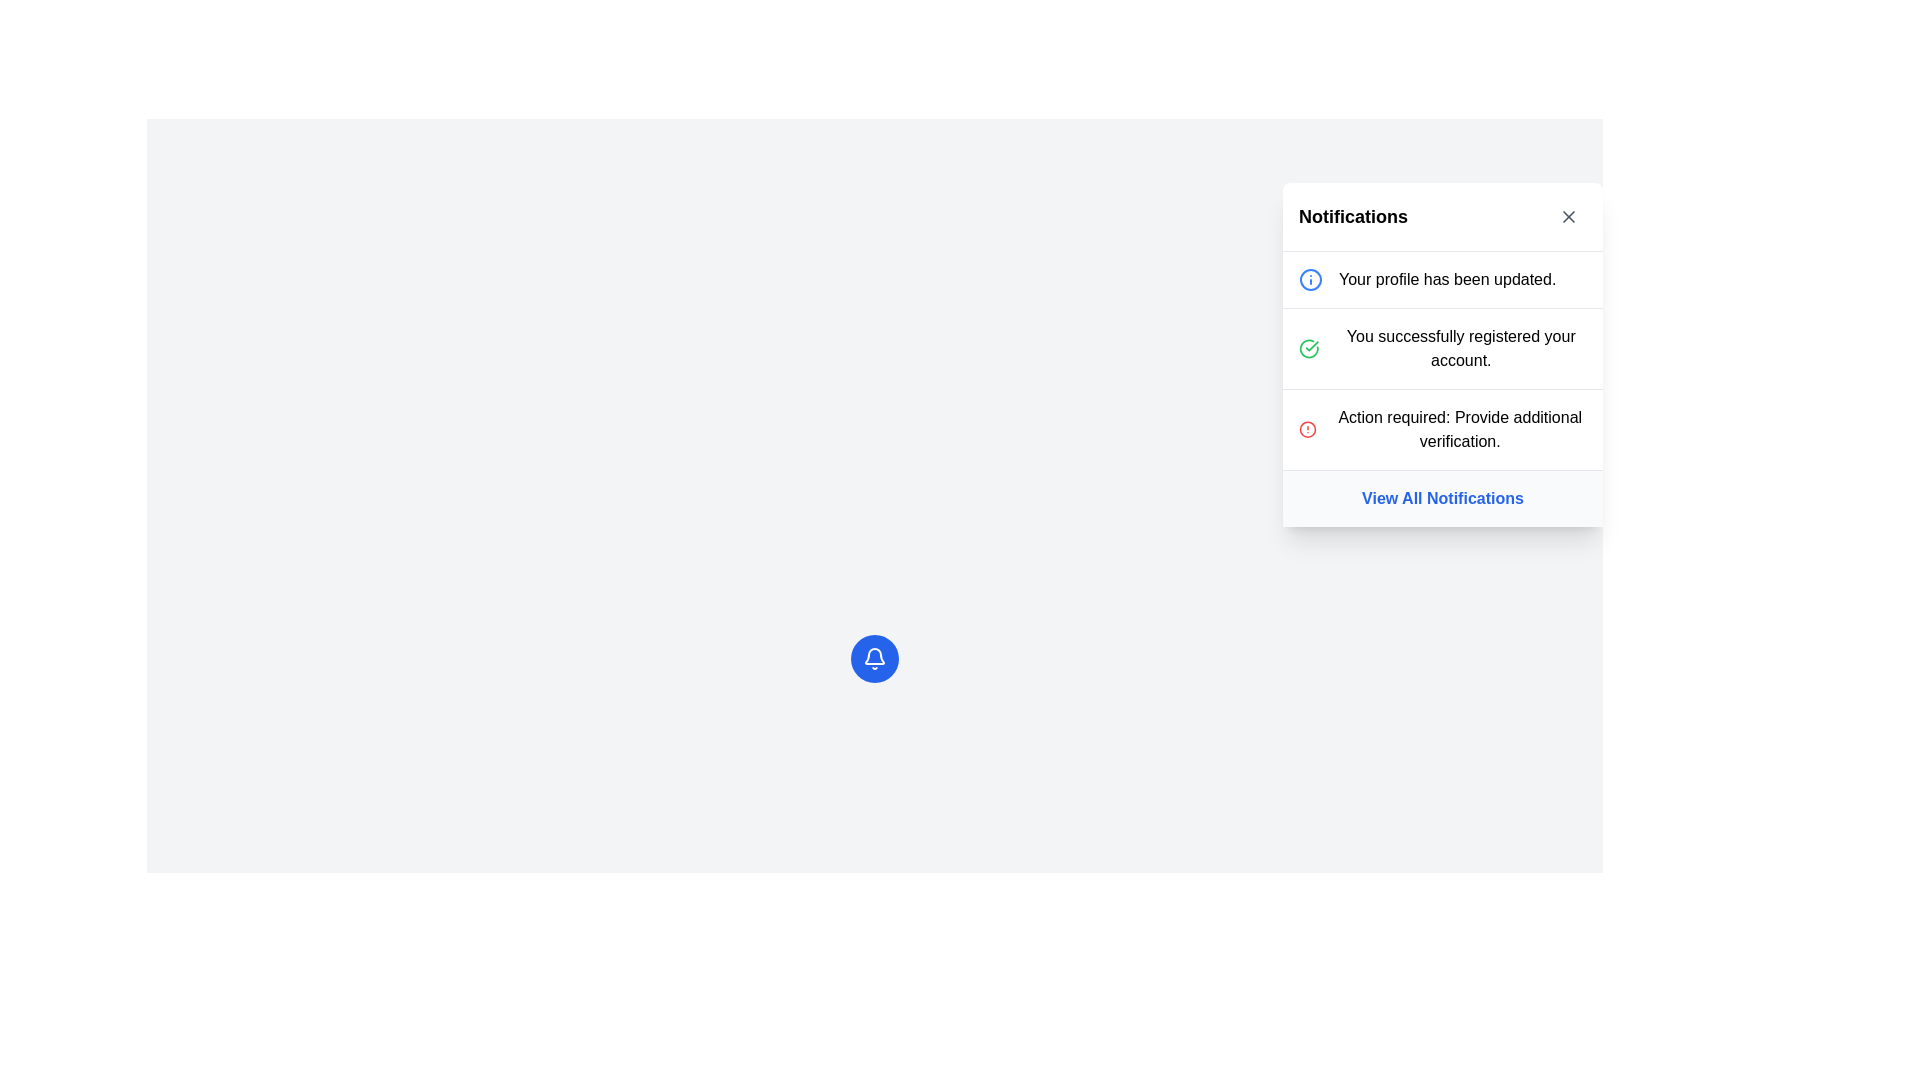 This screenshot has width=1920, height=1080. I want to click on the Text label that conveys a notification about an action required by the user, located within the third notification item in the 'Notifications' dropdown panel, beneath 'You successfully registered your account.' and above 'View All Notifications.', so click(1460, 428).